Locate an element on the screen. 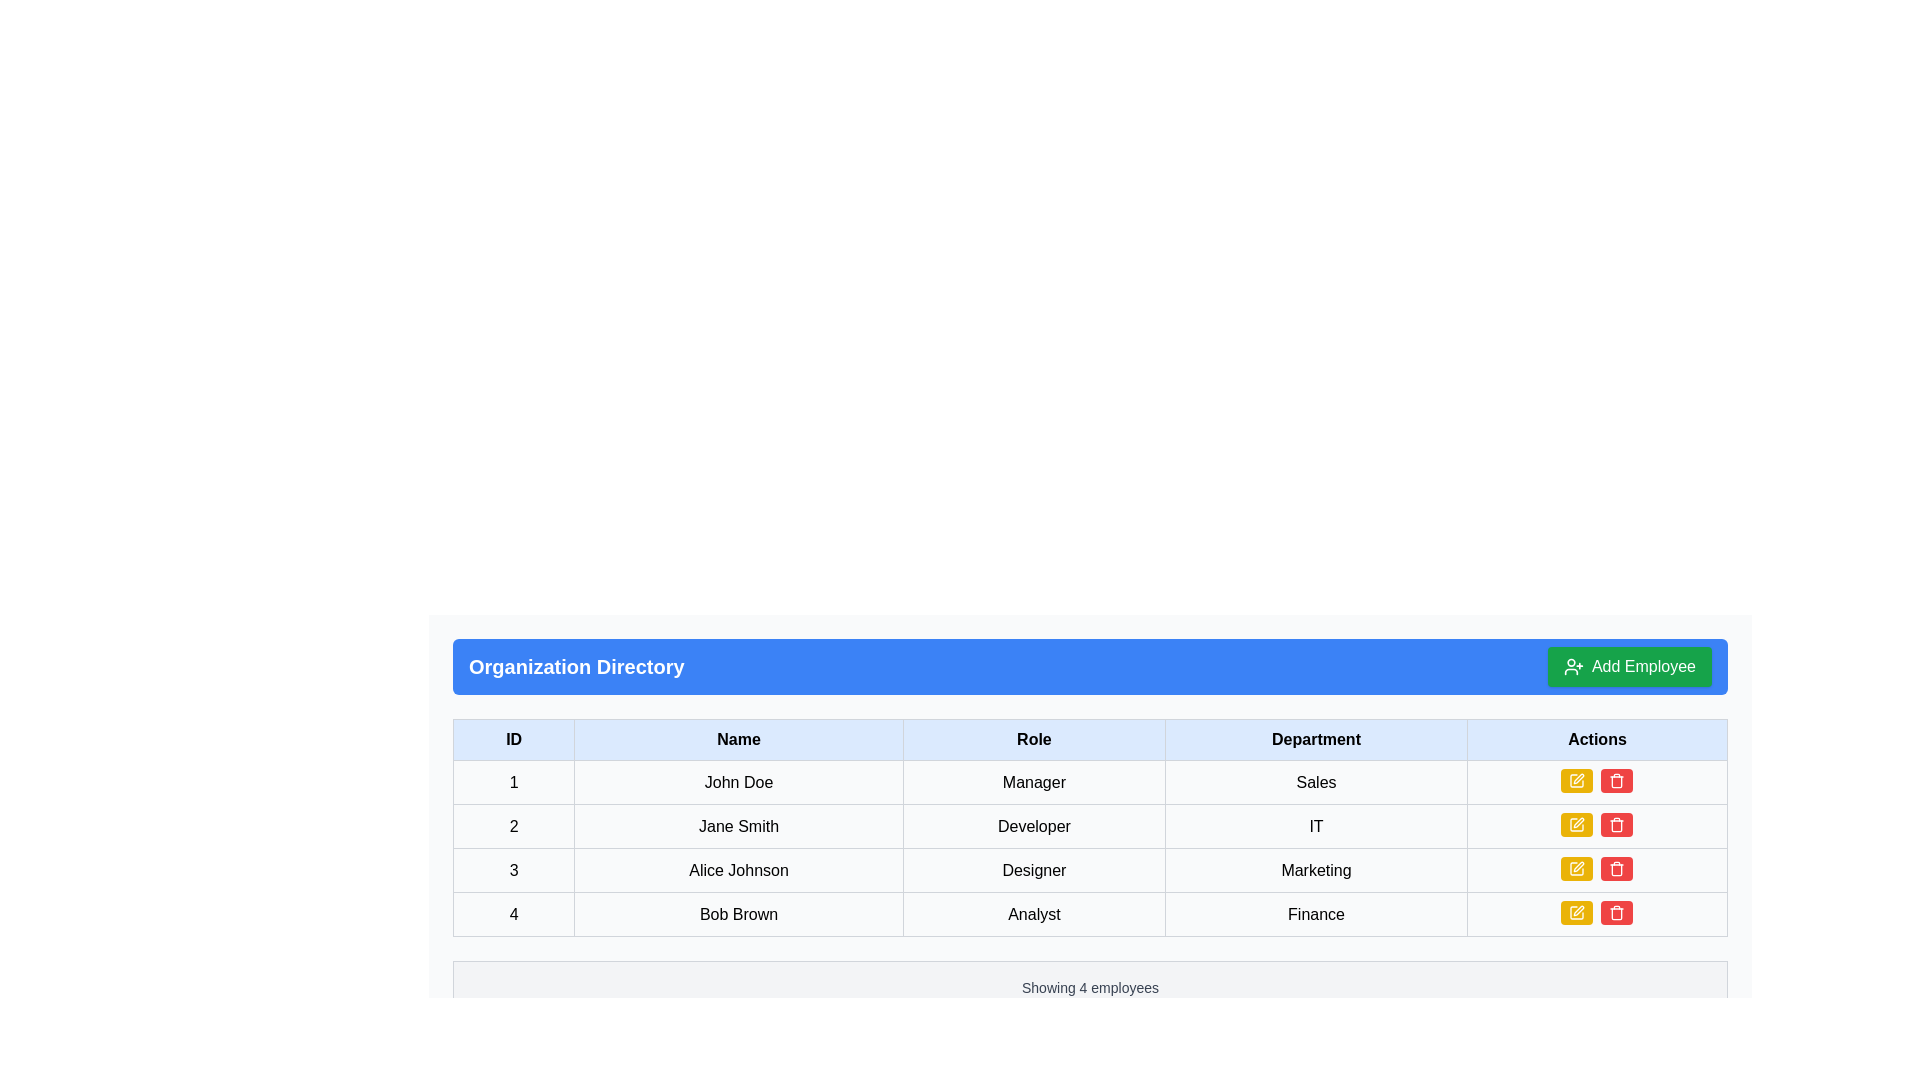  the first column header in the table that indicates ID identifiers of items or entities, located at the top-left of the table, to the left of the 'Name' header is located at coordinates (514, 740).